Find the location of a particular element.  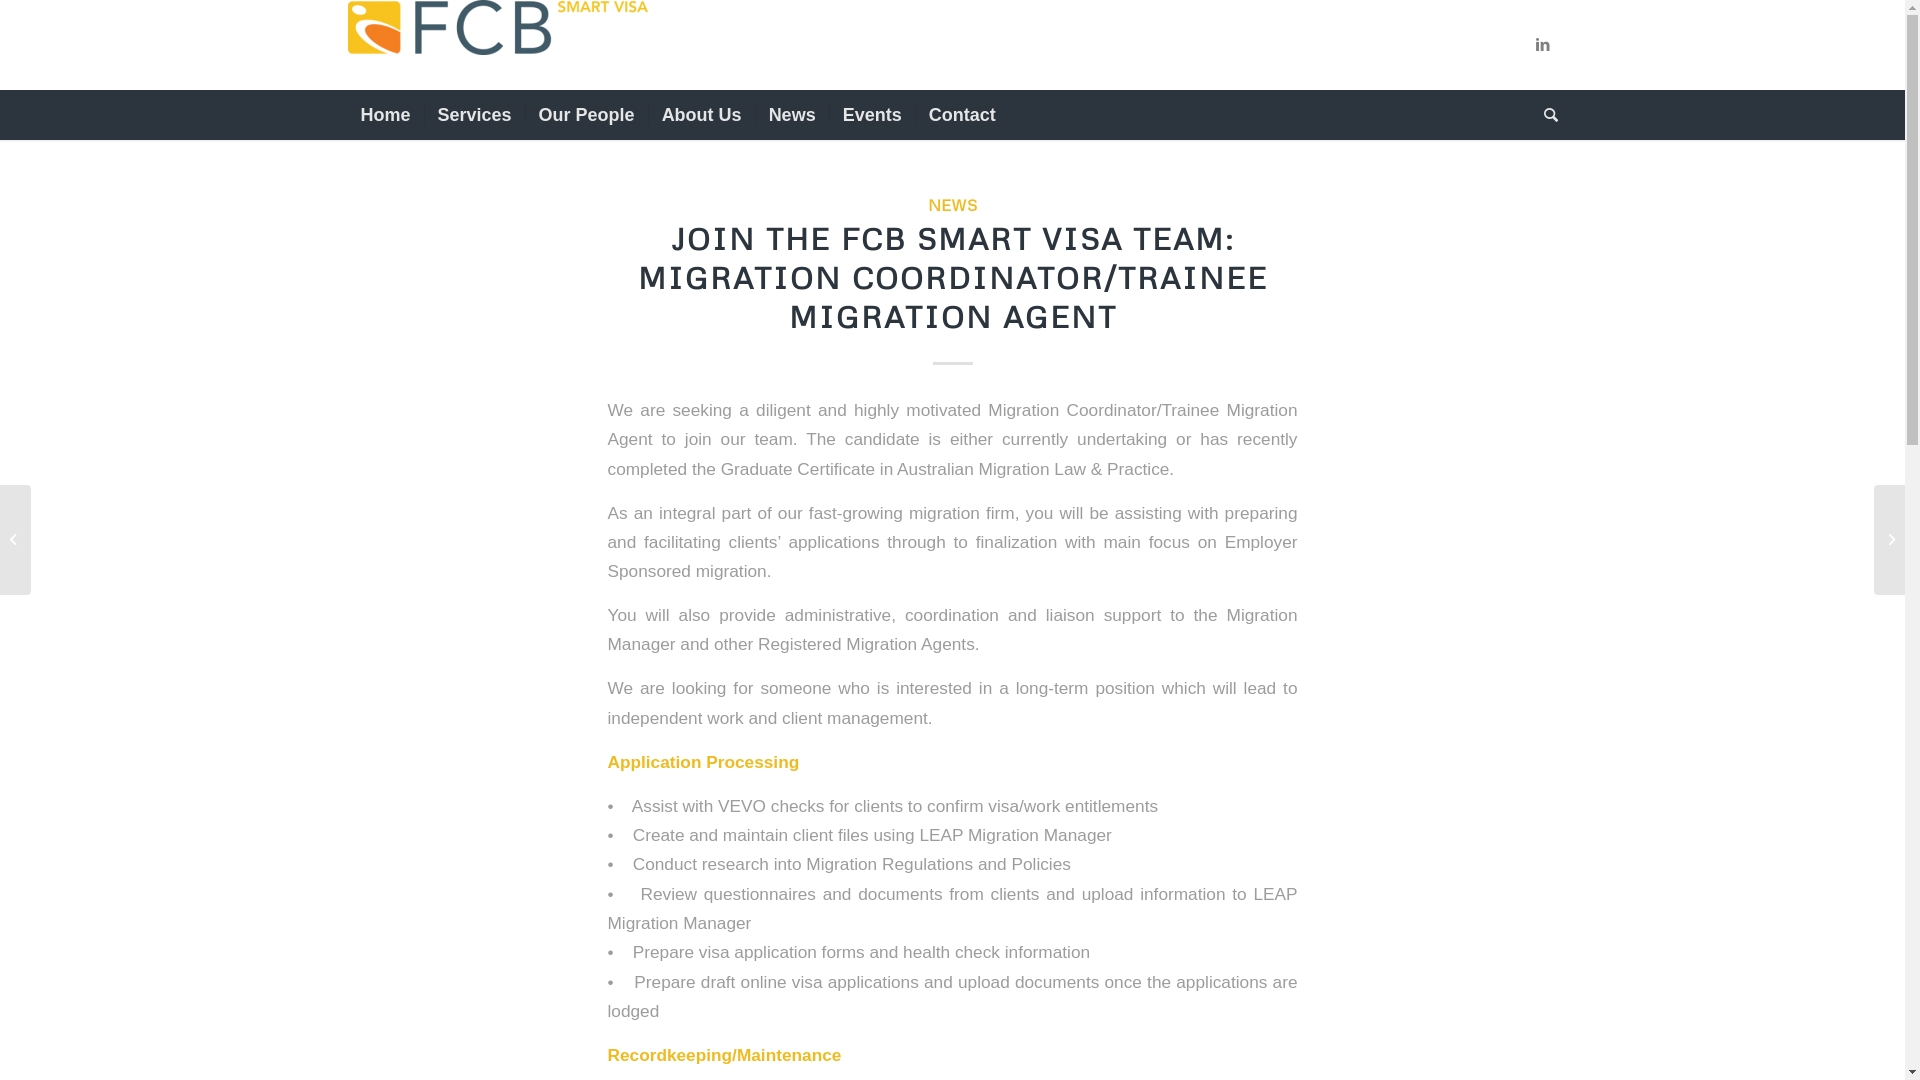

'Events' is located at coordinates (872, 115).